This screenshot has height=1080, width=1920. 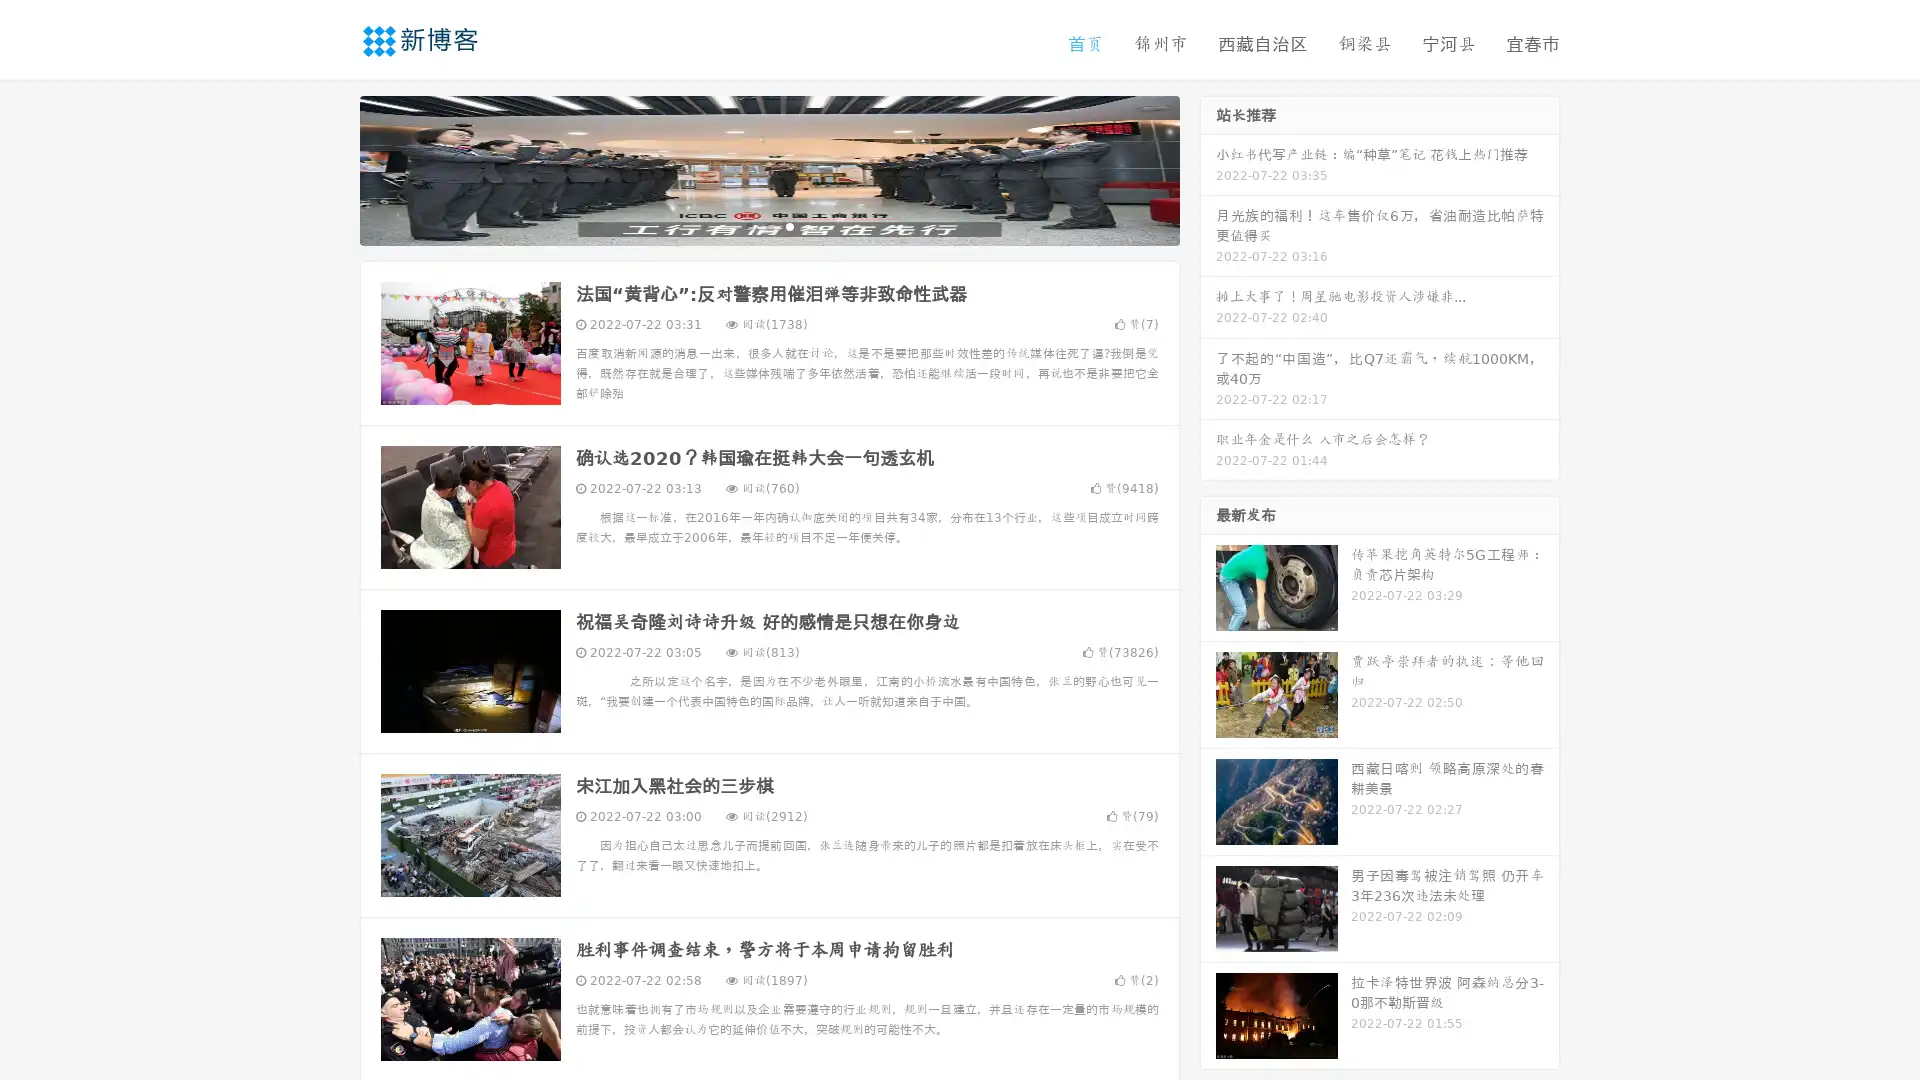 What do you see at coordinates (748, 225) in the screenshot?
I see `Go to slide 1` at bounding box center [748, 225].